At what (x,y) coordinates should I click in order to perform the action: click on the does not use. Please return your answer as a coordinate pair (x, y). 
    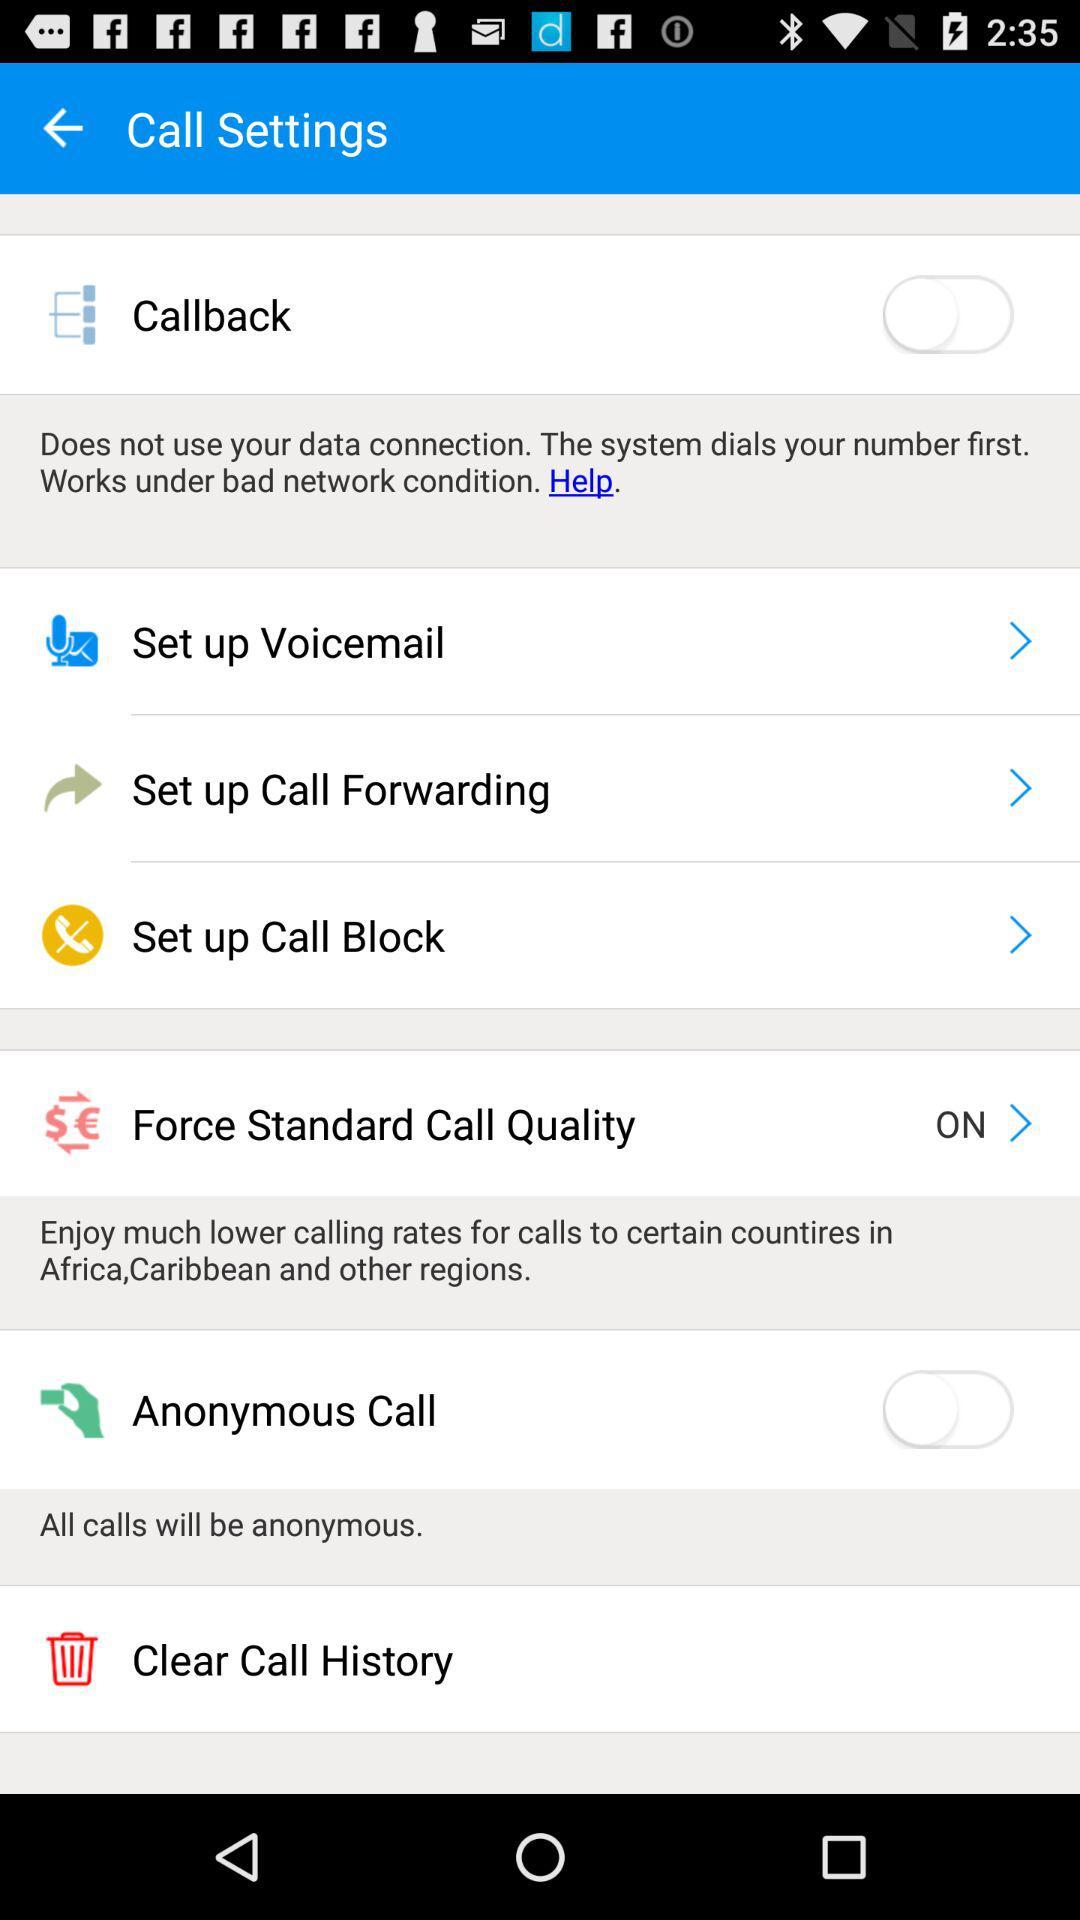
    Looking at the image, I should click on (540, 460).